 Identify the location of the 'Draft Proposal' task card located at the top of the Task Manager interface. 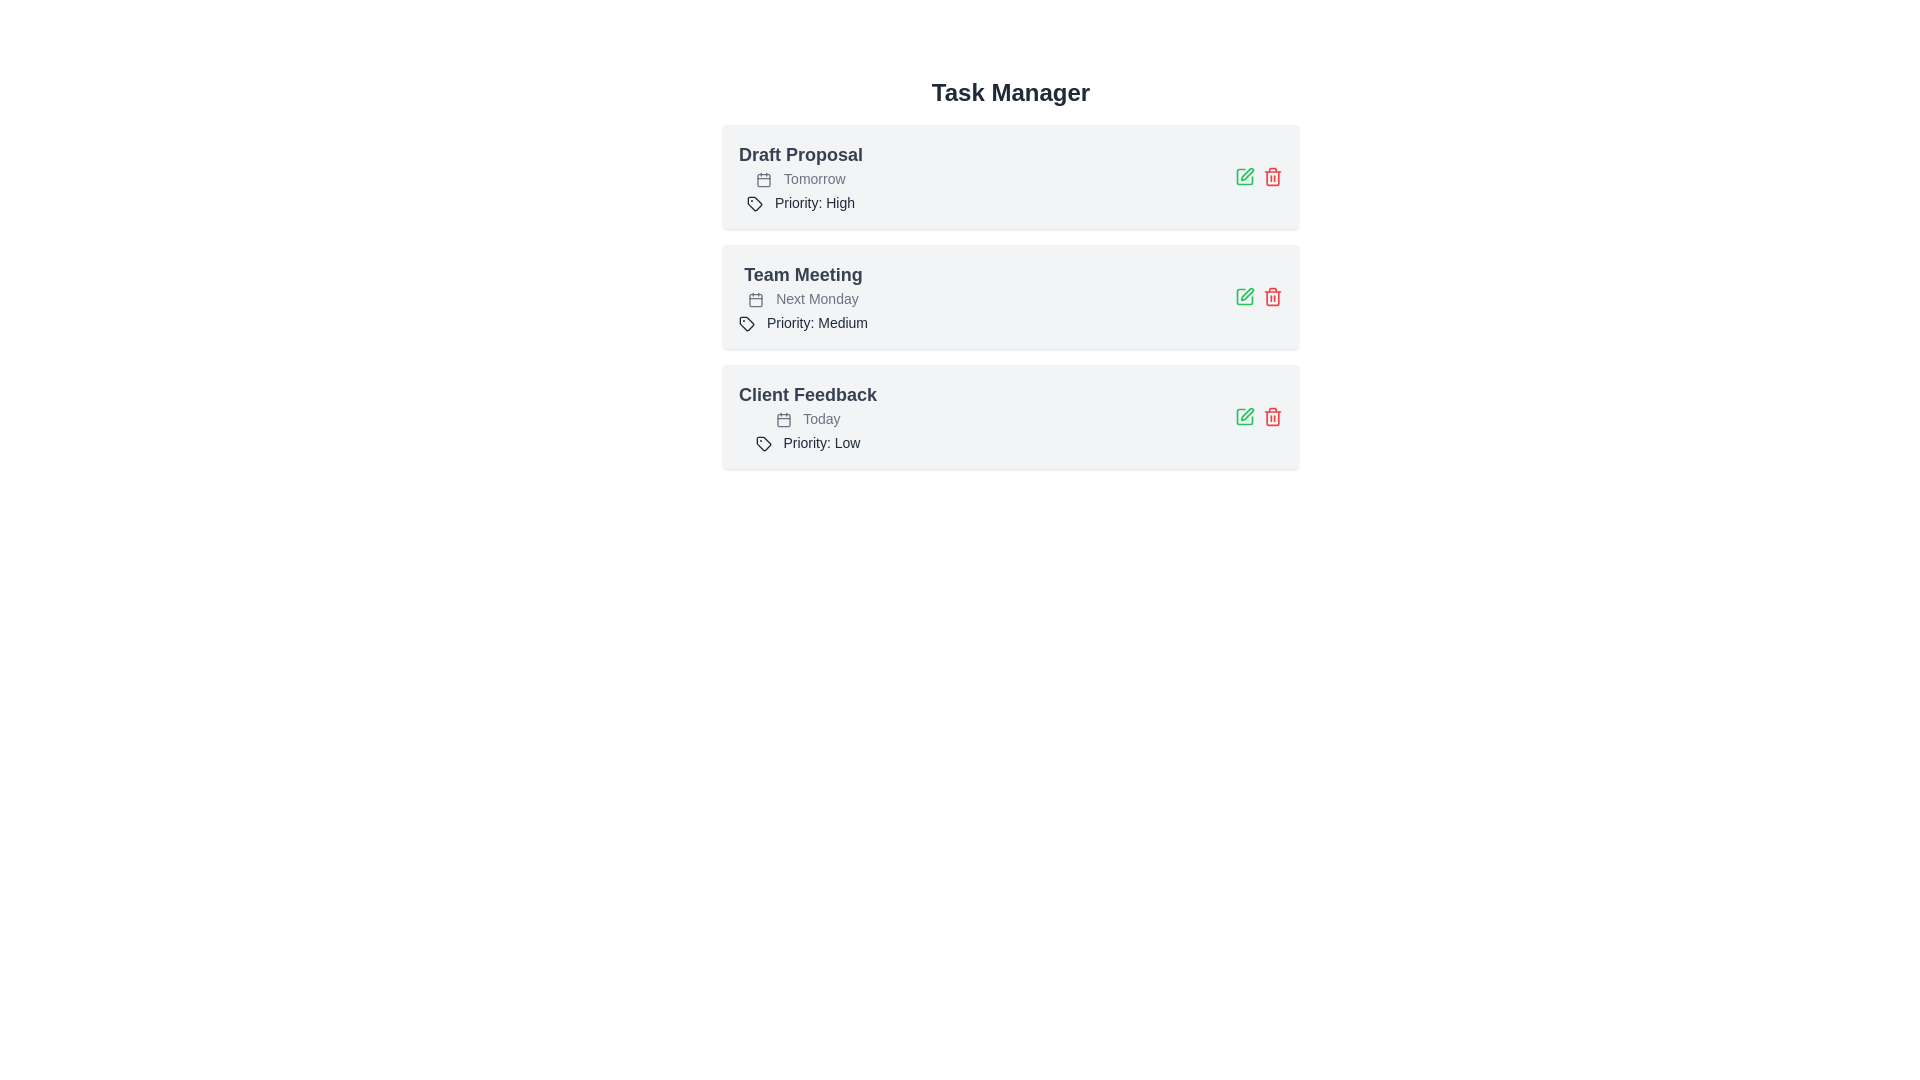
(801, 176).